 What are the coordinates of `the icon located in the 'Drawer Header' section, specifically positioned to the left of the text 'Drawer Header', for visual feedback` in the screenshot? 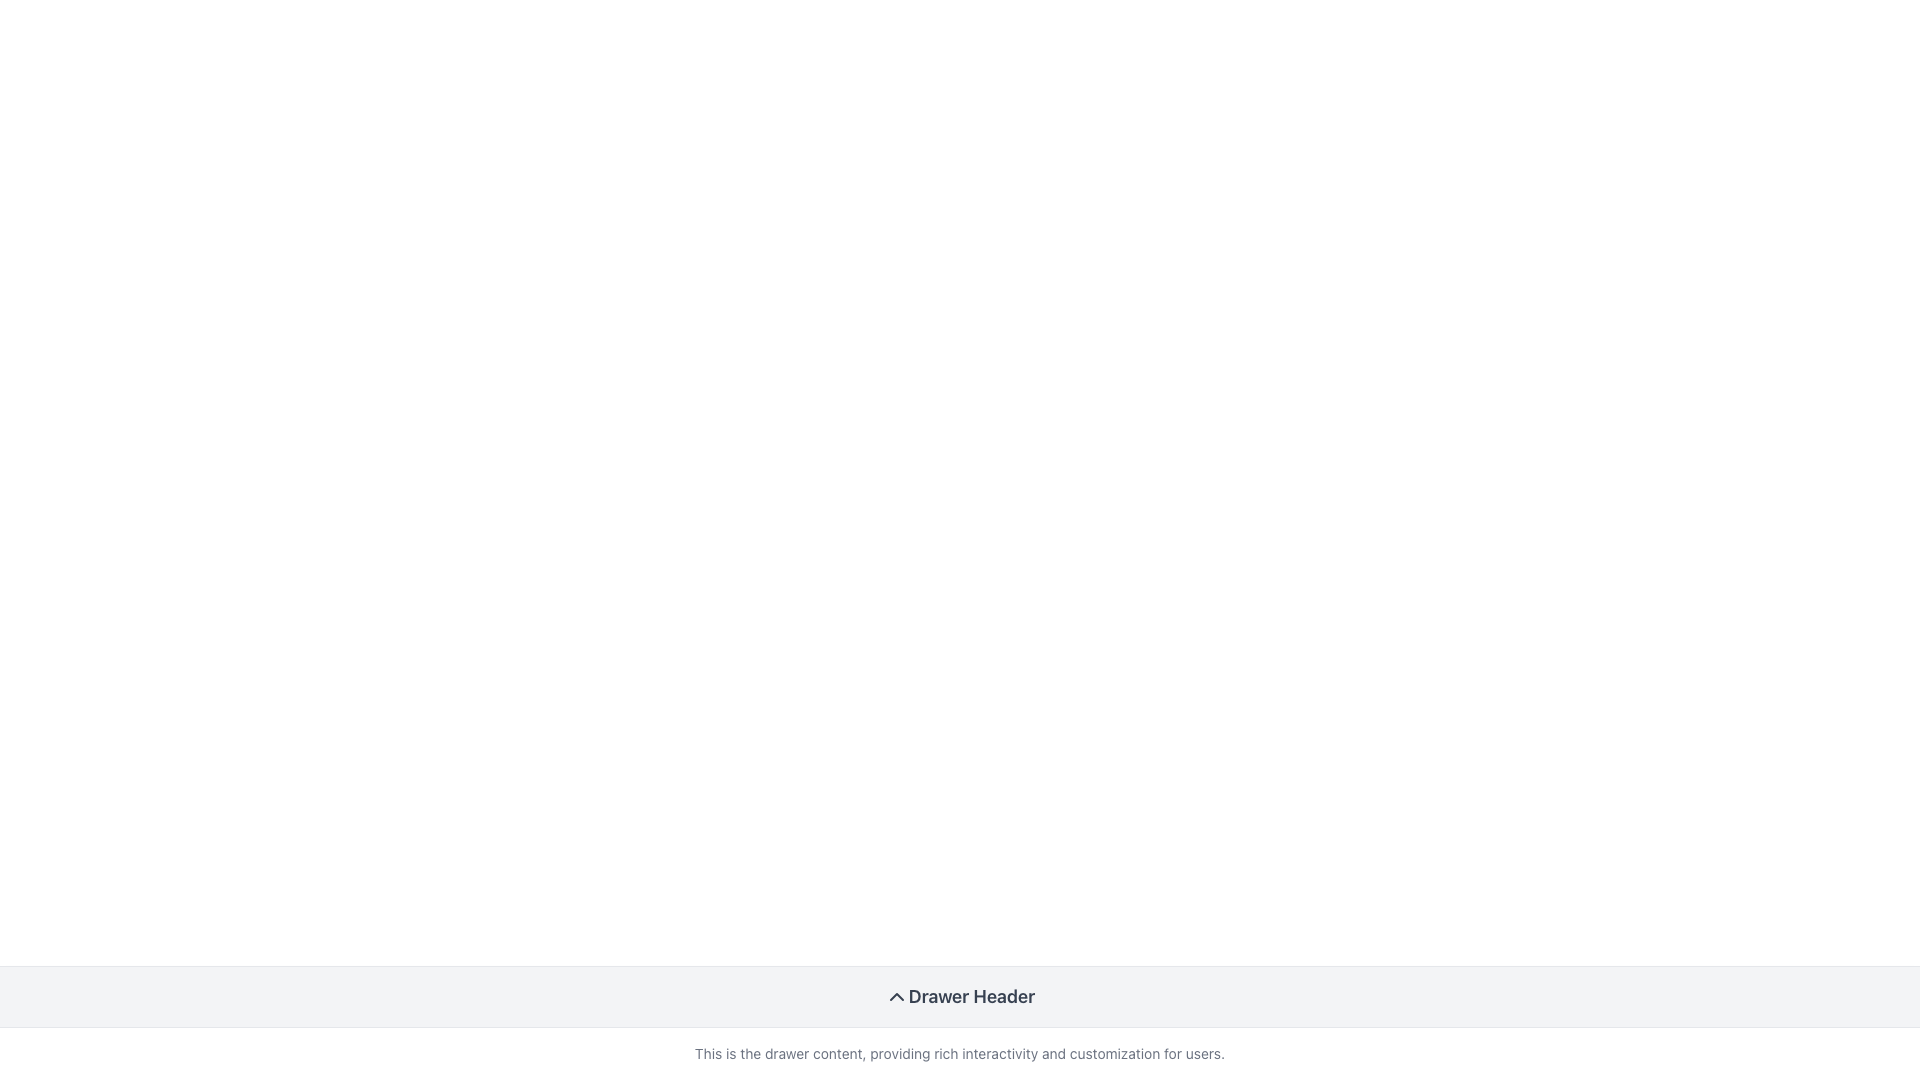 It's located at (895, 996).